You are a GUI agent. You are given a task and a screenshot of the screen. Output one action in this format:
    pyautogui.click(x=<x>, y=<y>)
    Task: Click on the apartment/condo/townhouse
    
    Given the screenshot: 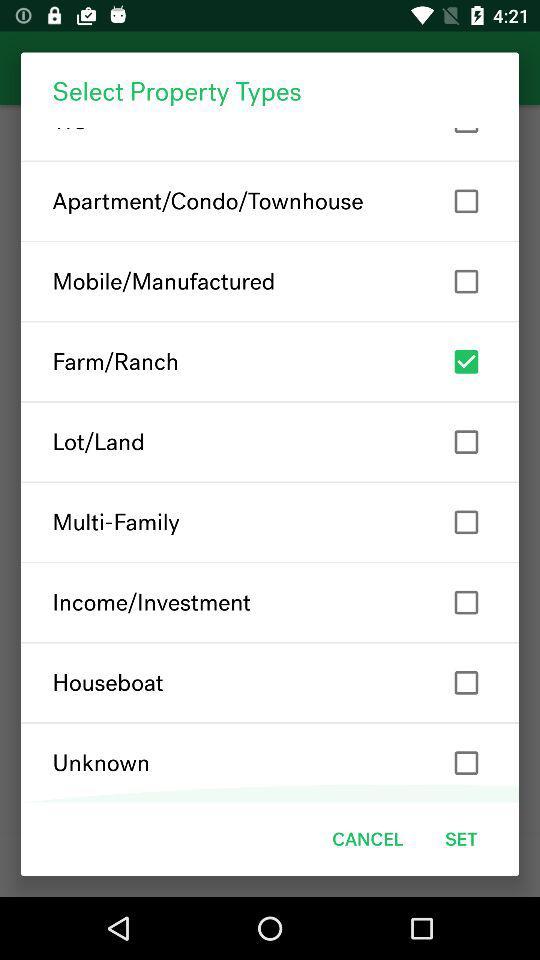 What is the action you would take?
    pyautogui.click(x=270, y=201)
    